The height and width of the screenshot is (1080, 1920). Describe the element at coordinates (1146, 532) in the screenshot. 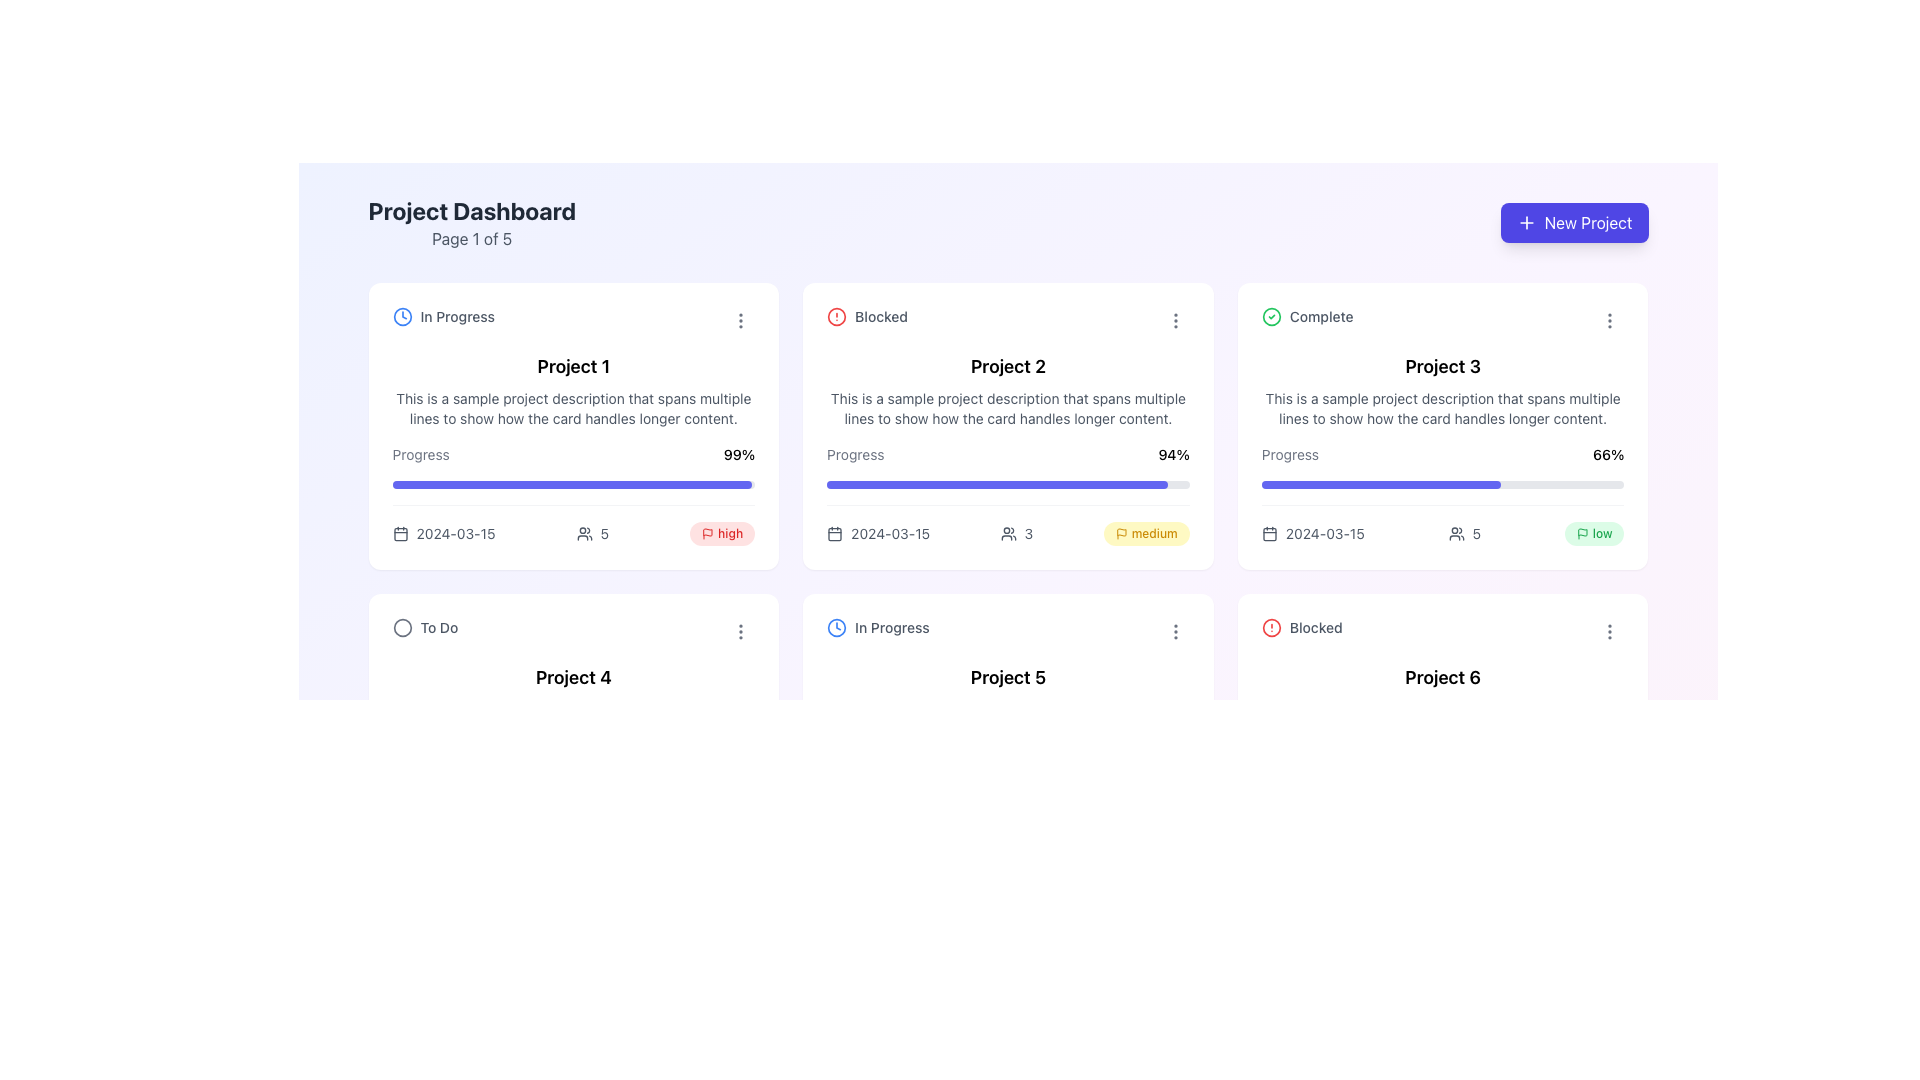

I see `the label with the text 'medium' and a flag icon located in the bottom right corner of the second card in the second row of the project dashboard` at that location.